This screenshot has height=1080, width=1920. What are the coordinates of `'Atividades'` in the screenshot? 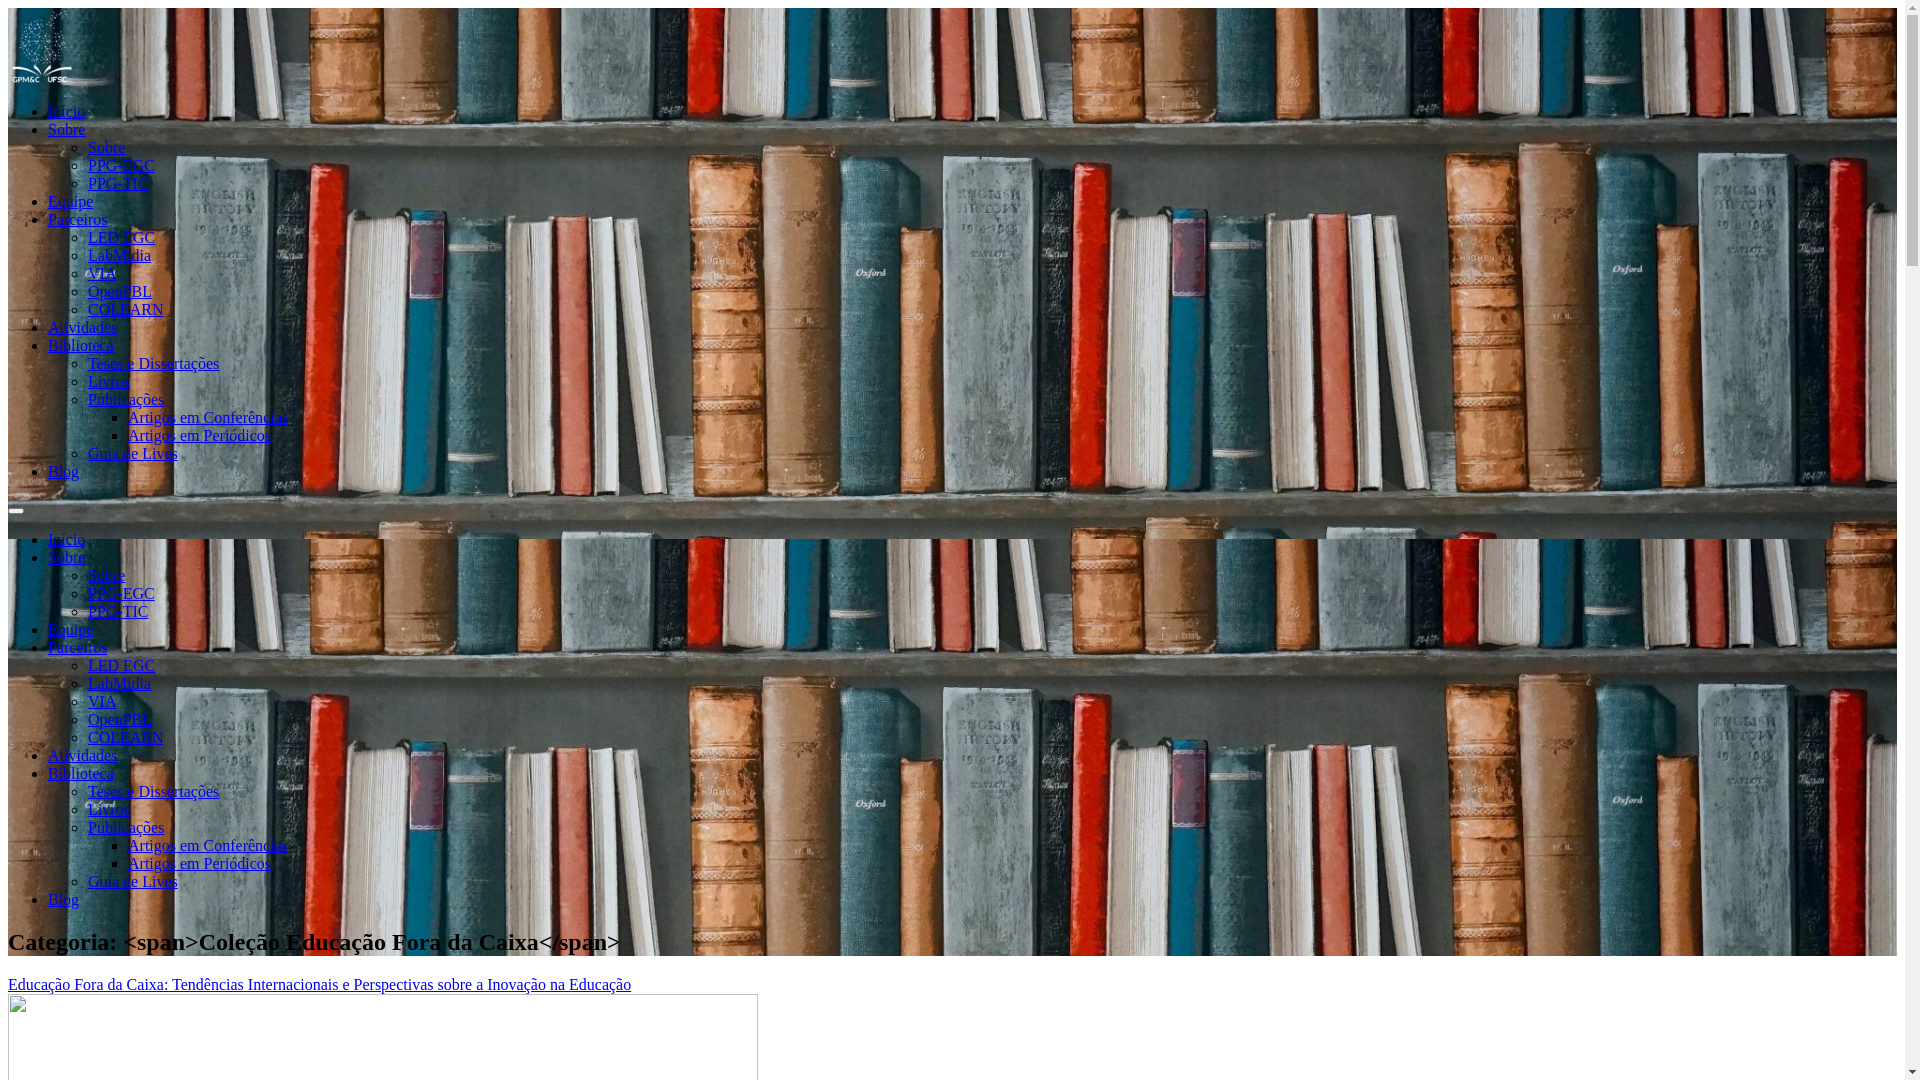 It's located at (48, 755).